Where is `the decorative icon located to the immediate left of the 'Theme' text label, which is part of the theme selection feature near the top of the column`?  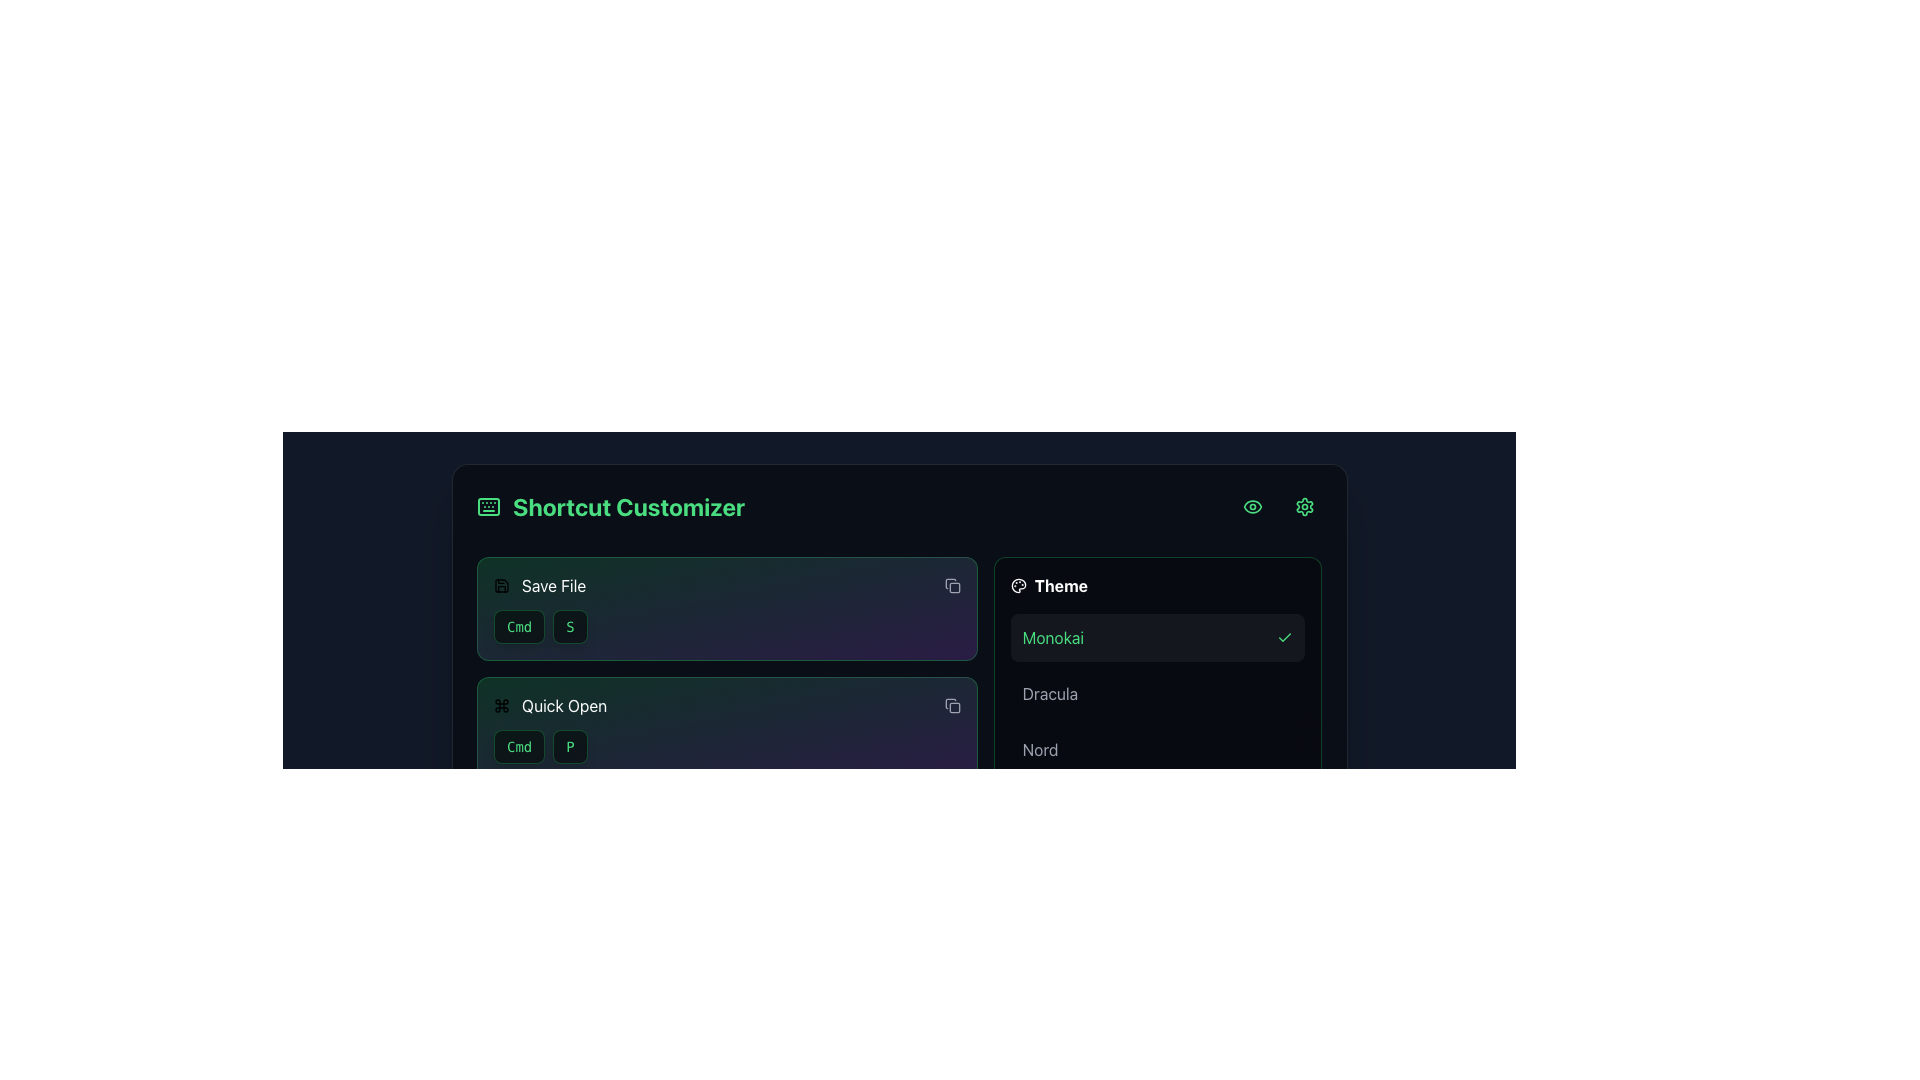 the decorative icon located to the immediate left of the 'Theme' text label, which is part of the theme selection feature near the top of the column is located at coordinates (1018, 585).